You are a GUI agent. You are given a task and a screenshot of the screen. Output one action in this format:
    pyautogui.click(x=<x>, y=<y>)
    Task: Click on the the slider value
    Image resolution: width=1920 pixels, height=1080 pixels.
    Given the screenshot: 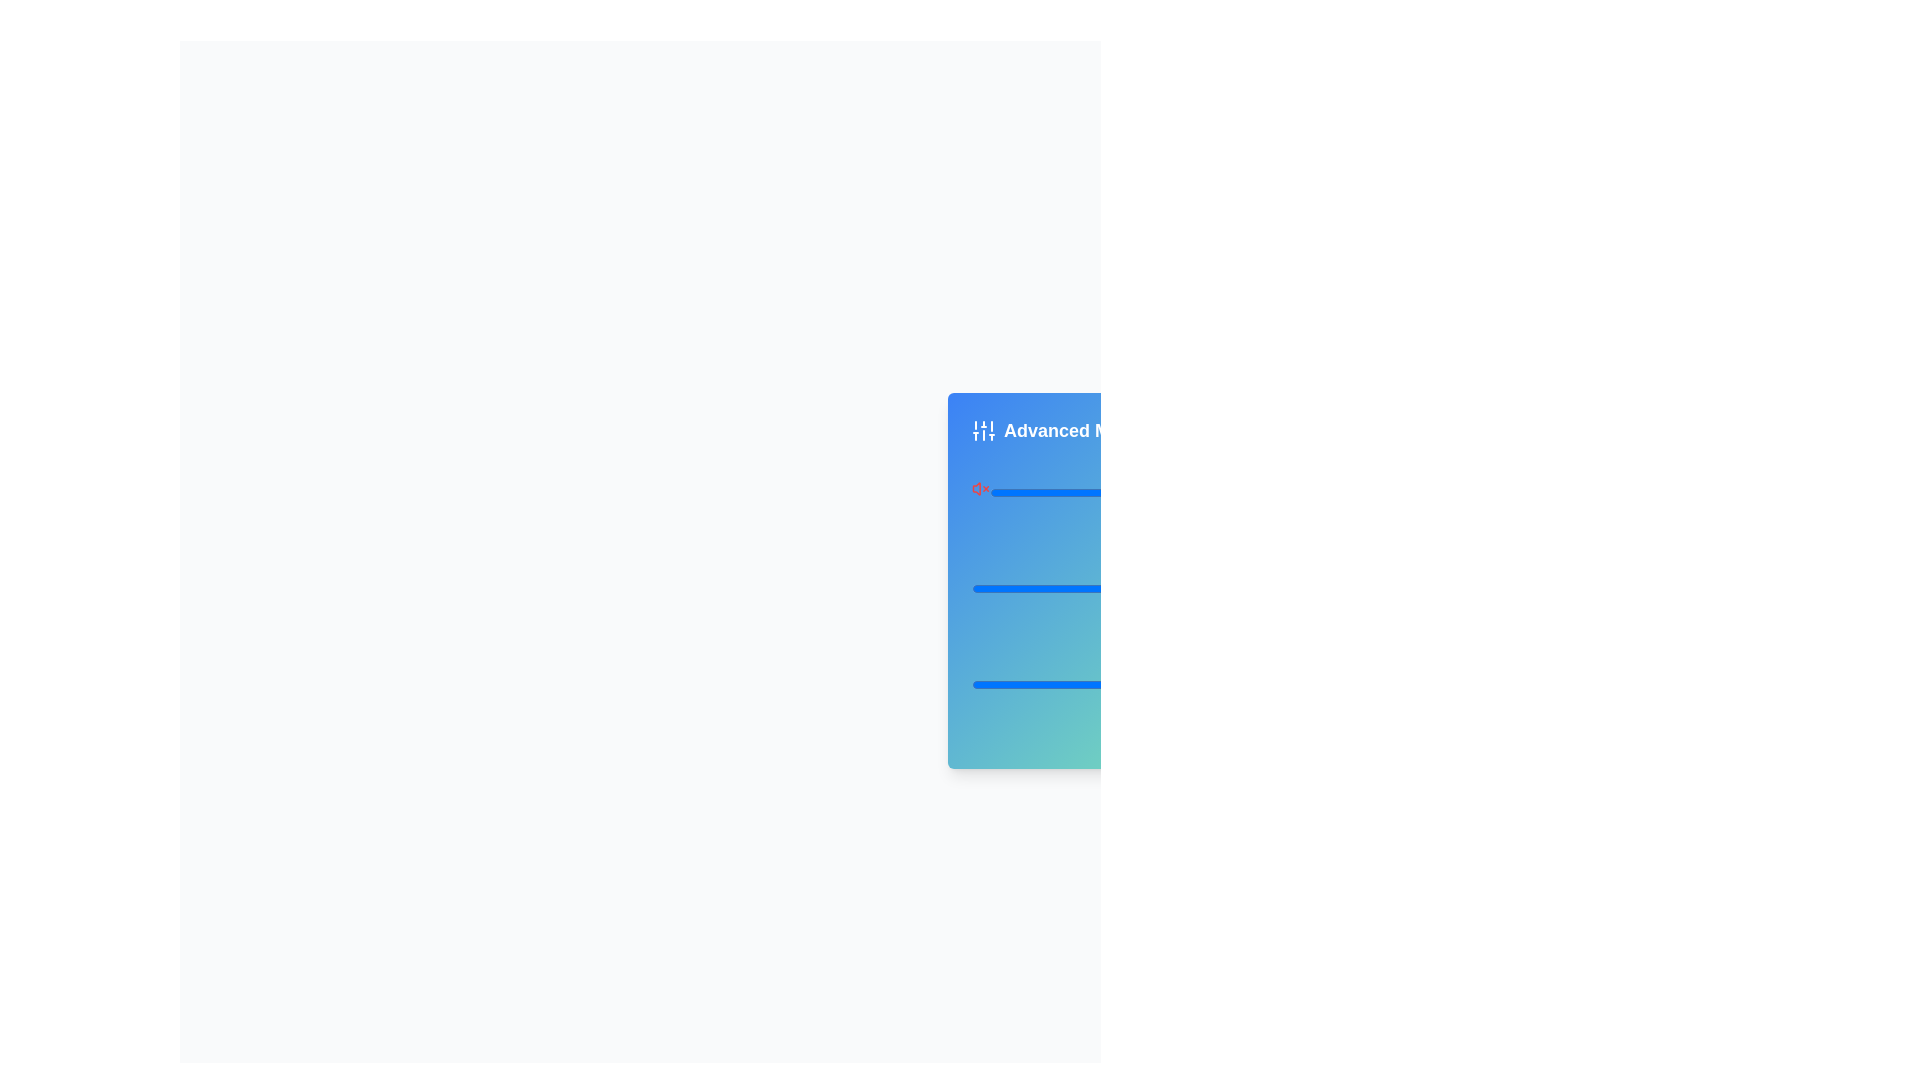 What is the action you would take?
    pyautogui.click(x=1166, y=588)
    